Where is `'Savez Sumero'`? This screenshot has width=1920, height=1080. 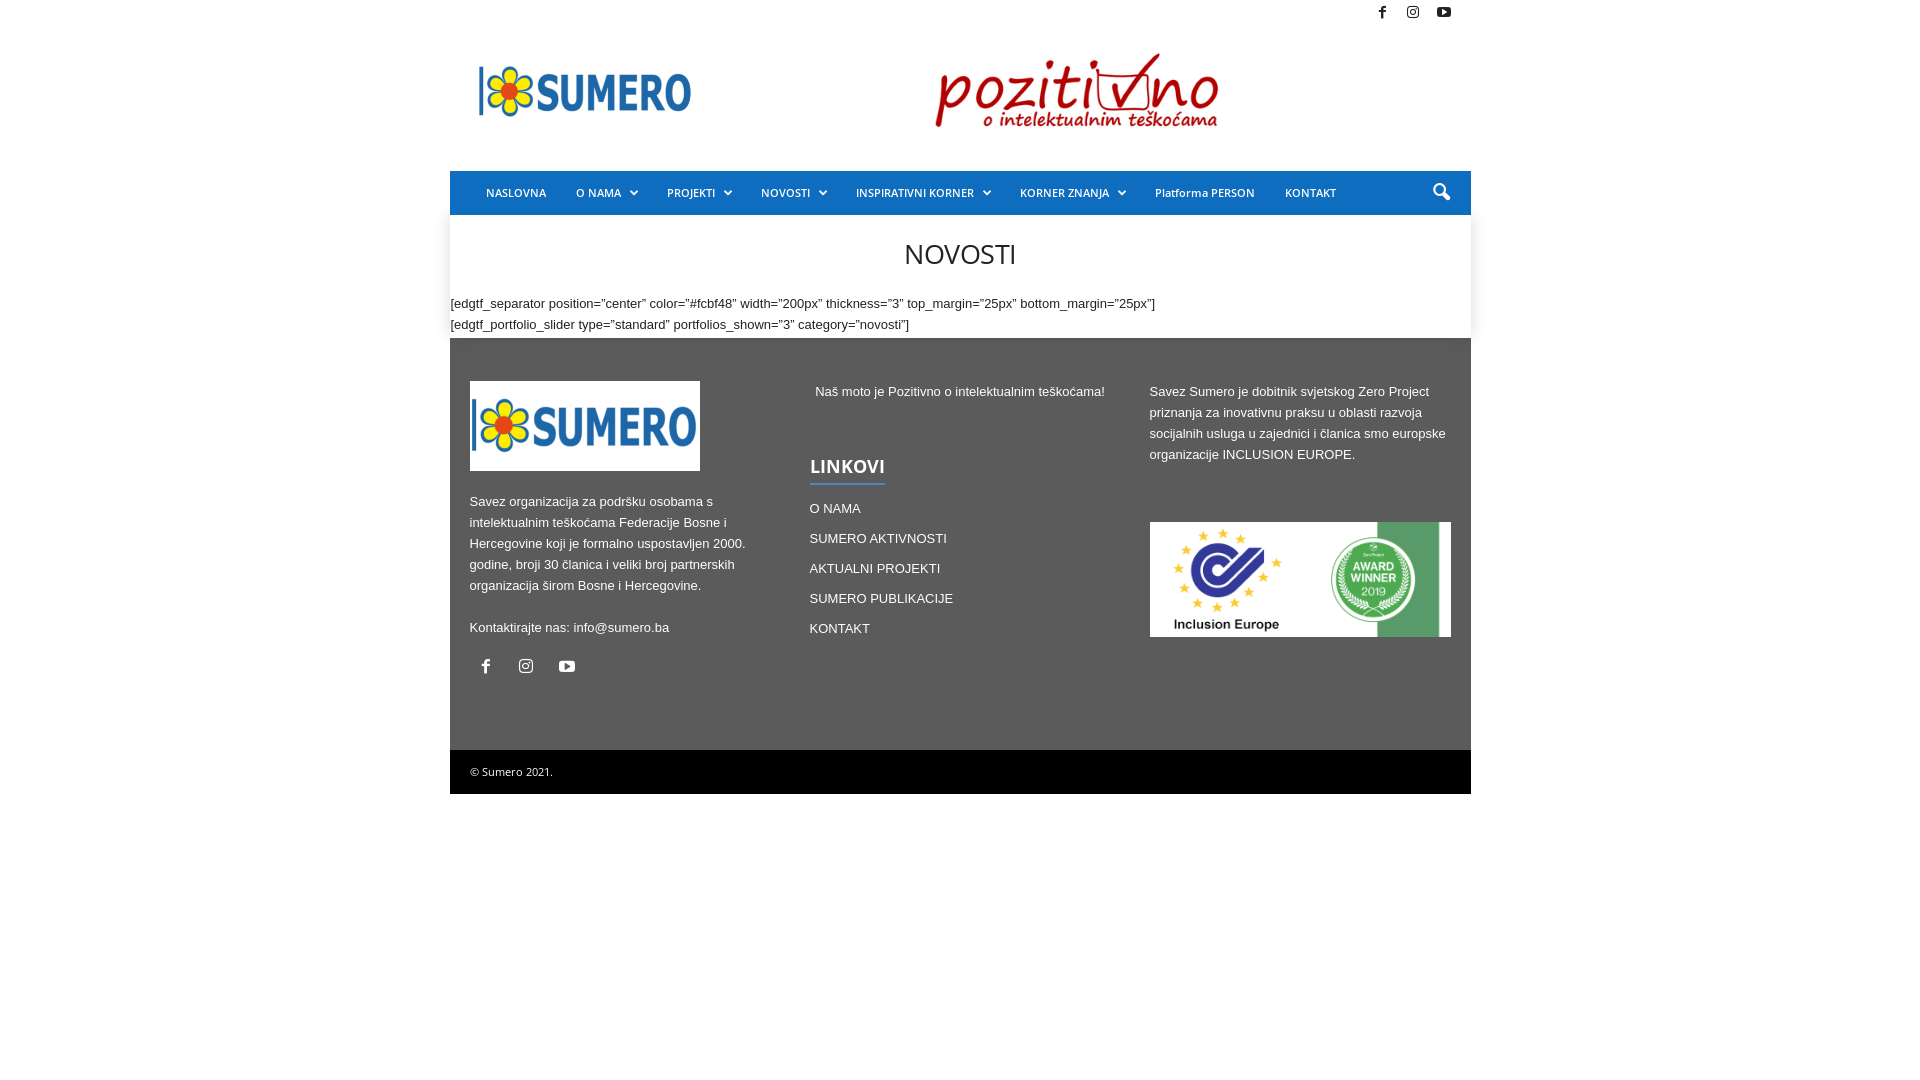 'Savez Sumero' is located at coordinates (584, 424).